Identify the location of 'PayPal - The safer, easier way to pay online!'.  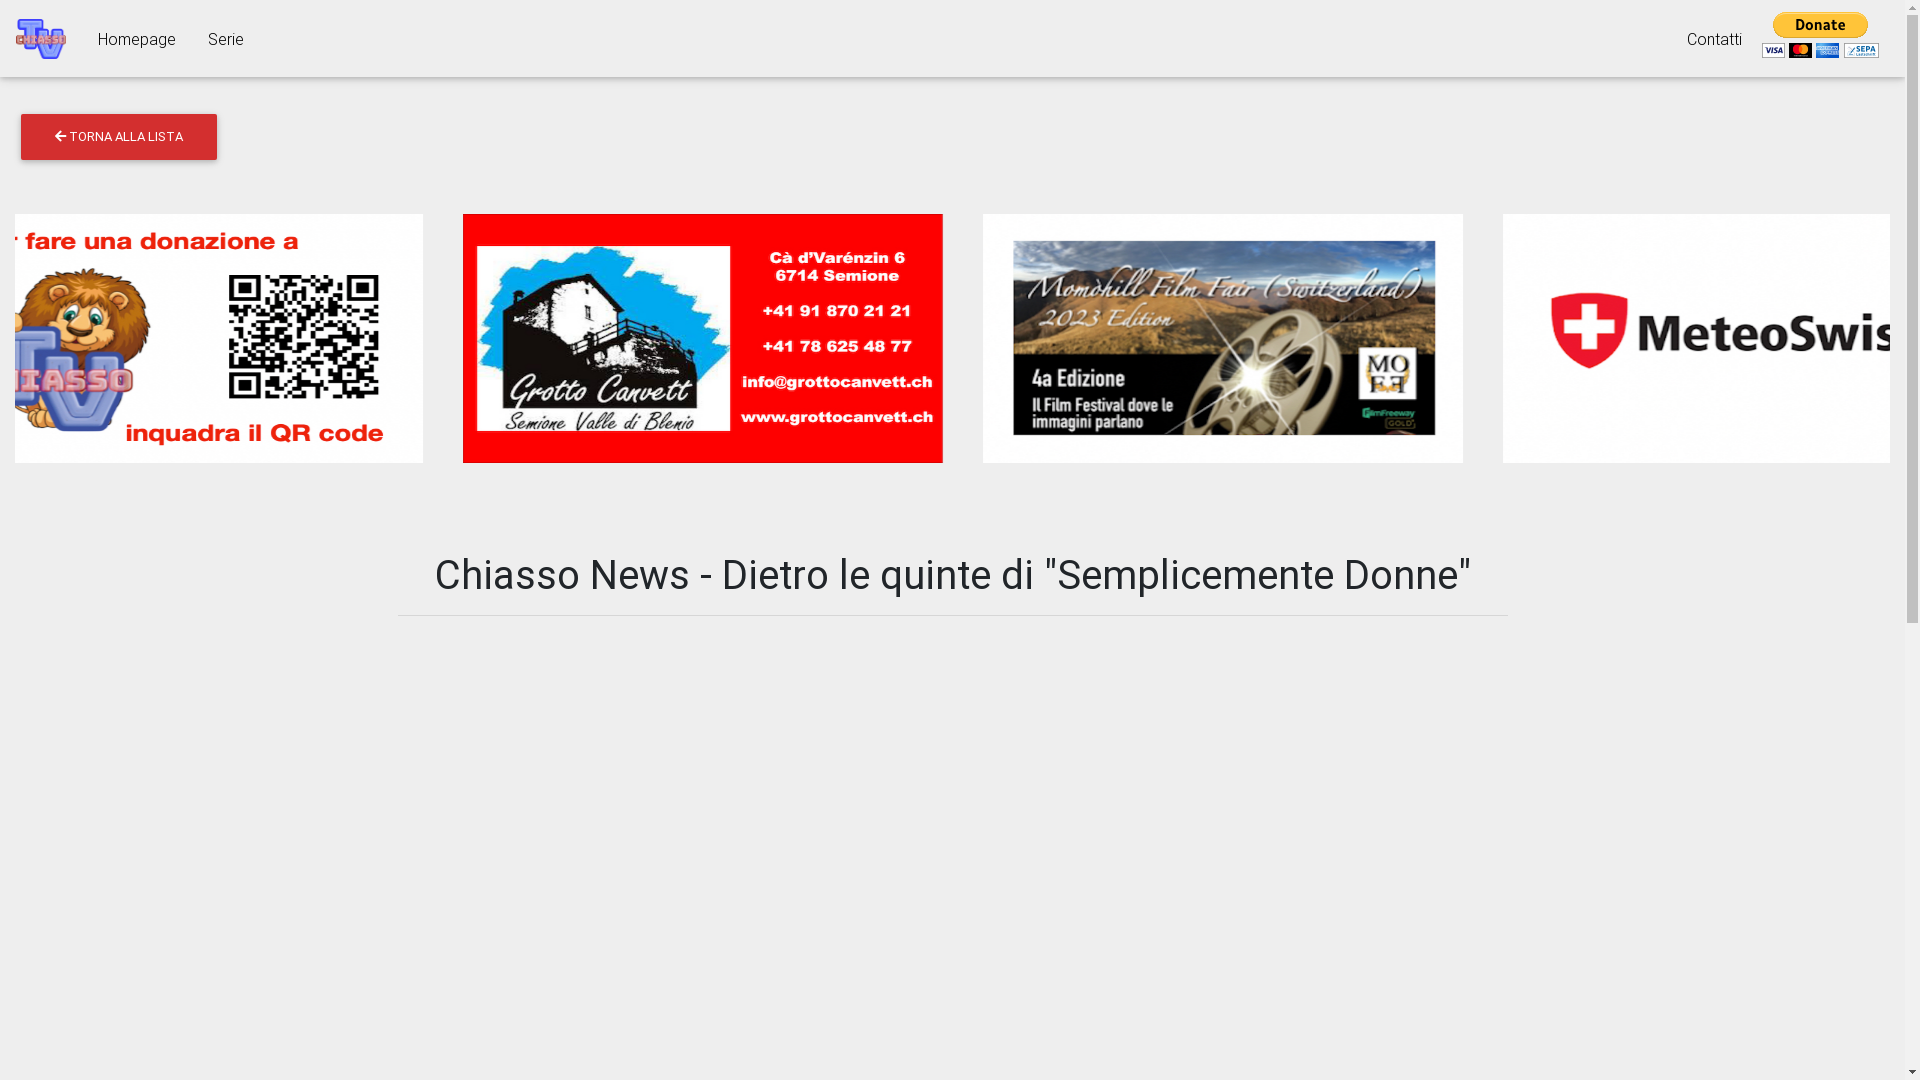
(1756, 35).